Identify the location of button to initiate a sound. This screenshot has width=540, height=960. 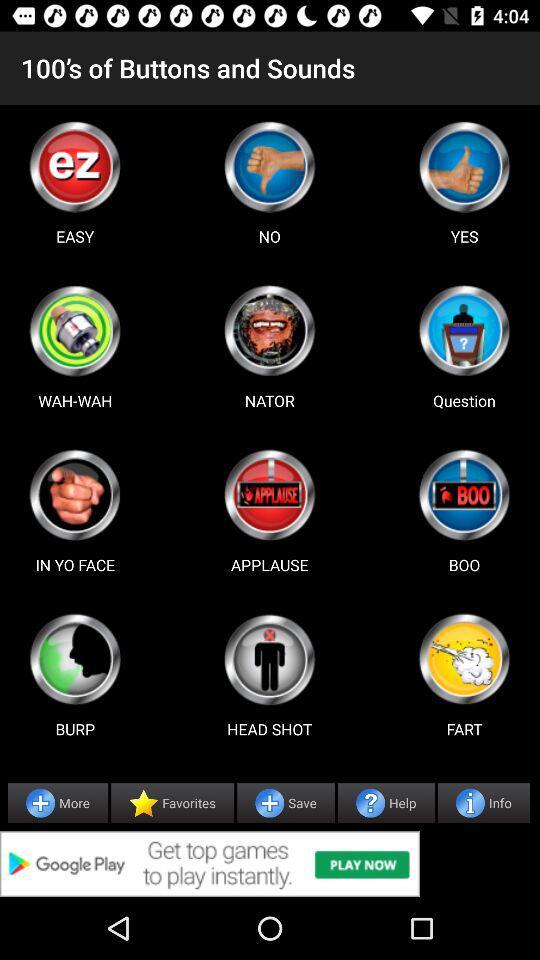
(74, 658).